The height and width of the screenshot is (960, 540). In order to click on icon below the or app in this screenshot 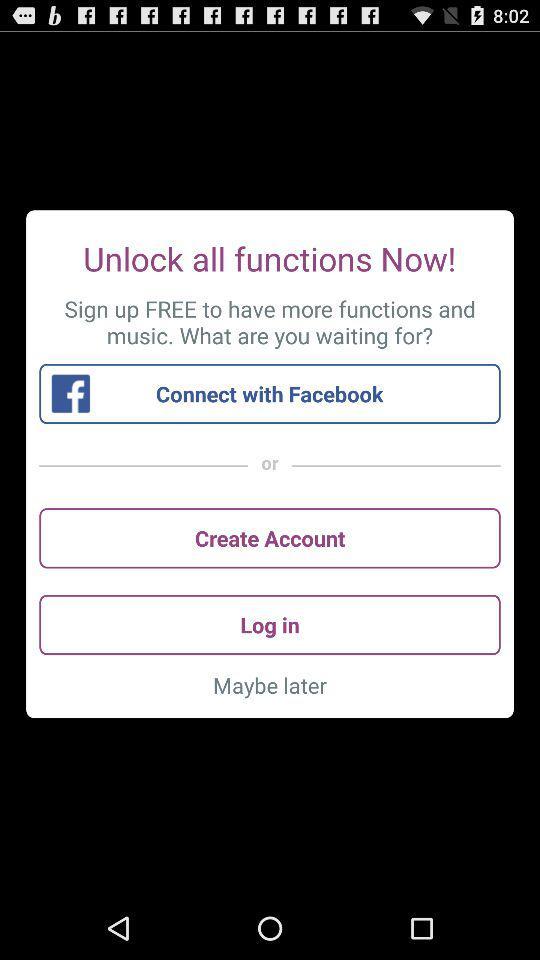, I will do `click(270, 537)`.